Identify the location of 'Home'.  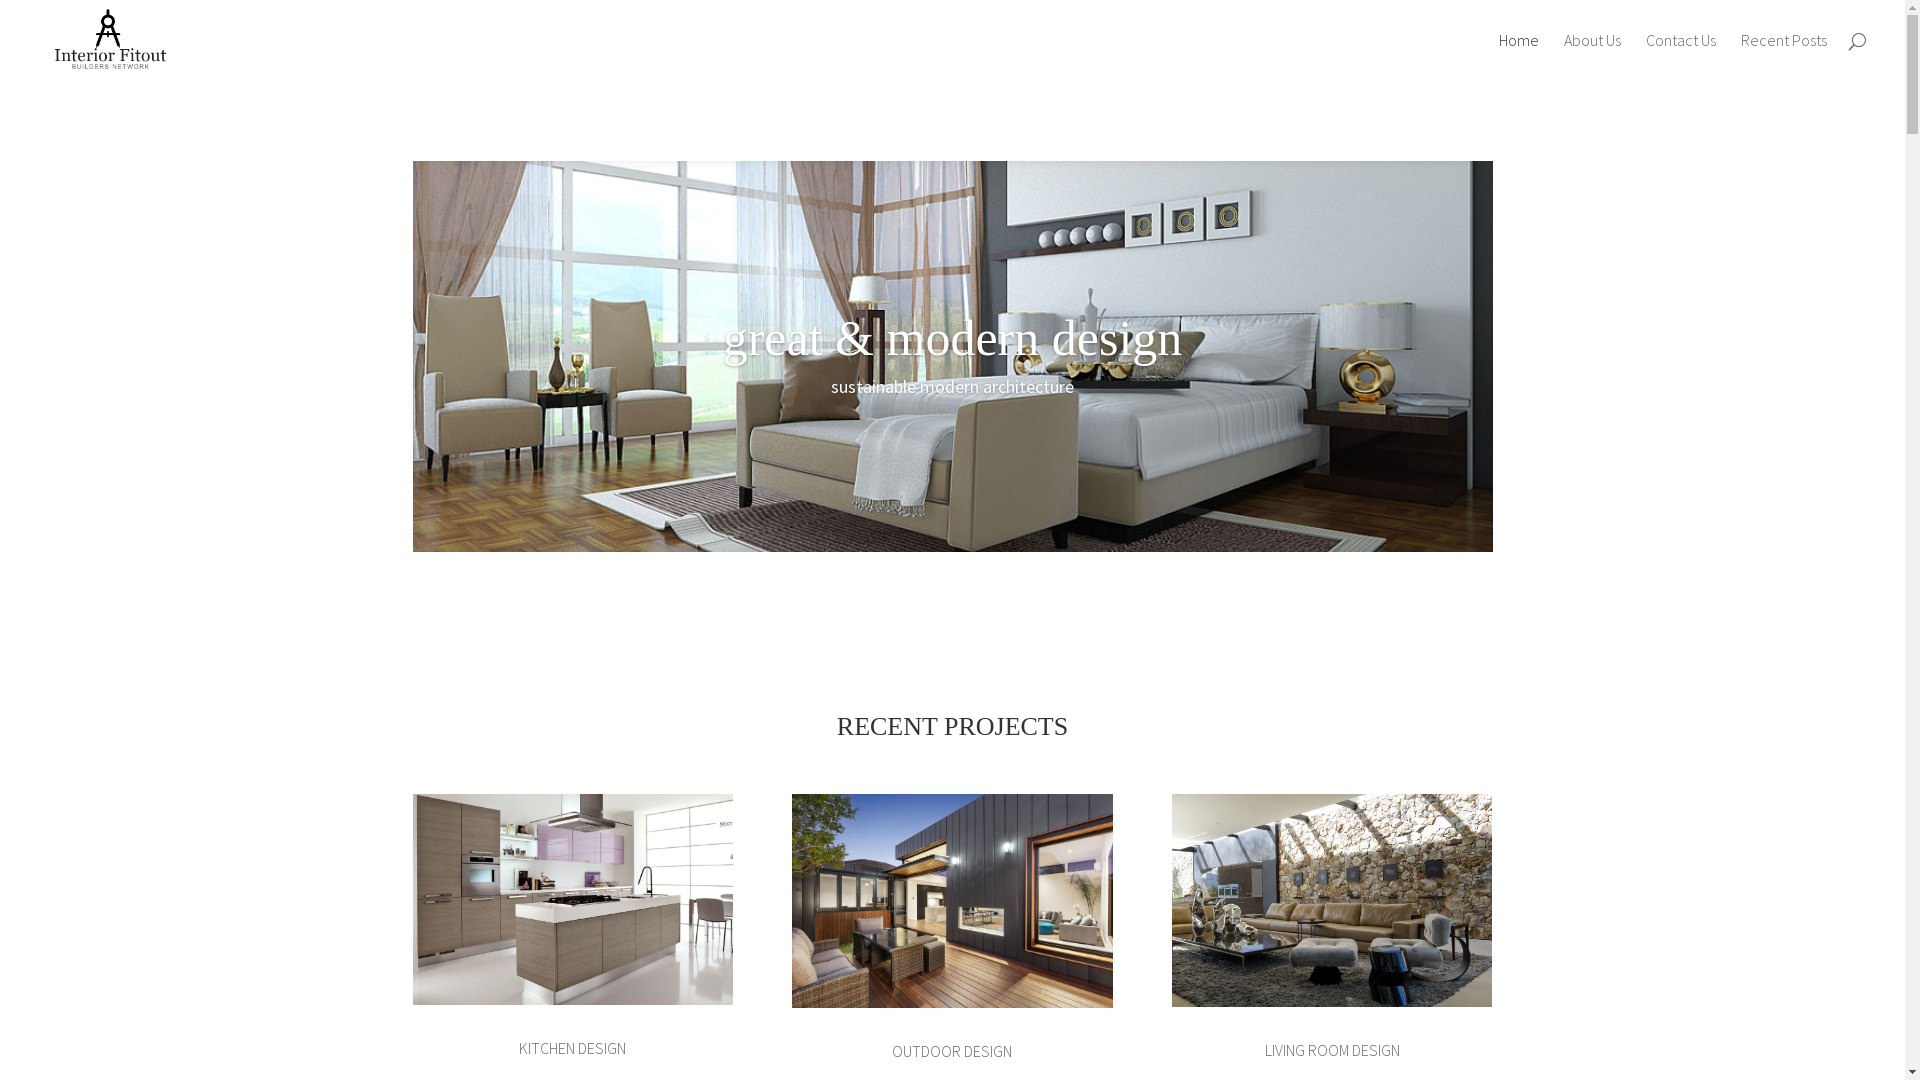
(1518, 55).